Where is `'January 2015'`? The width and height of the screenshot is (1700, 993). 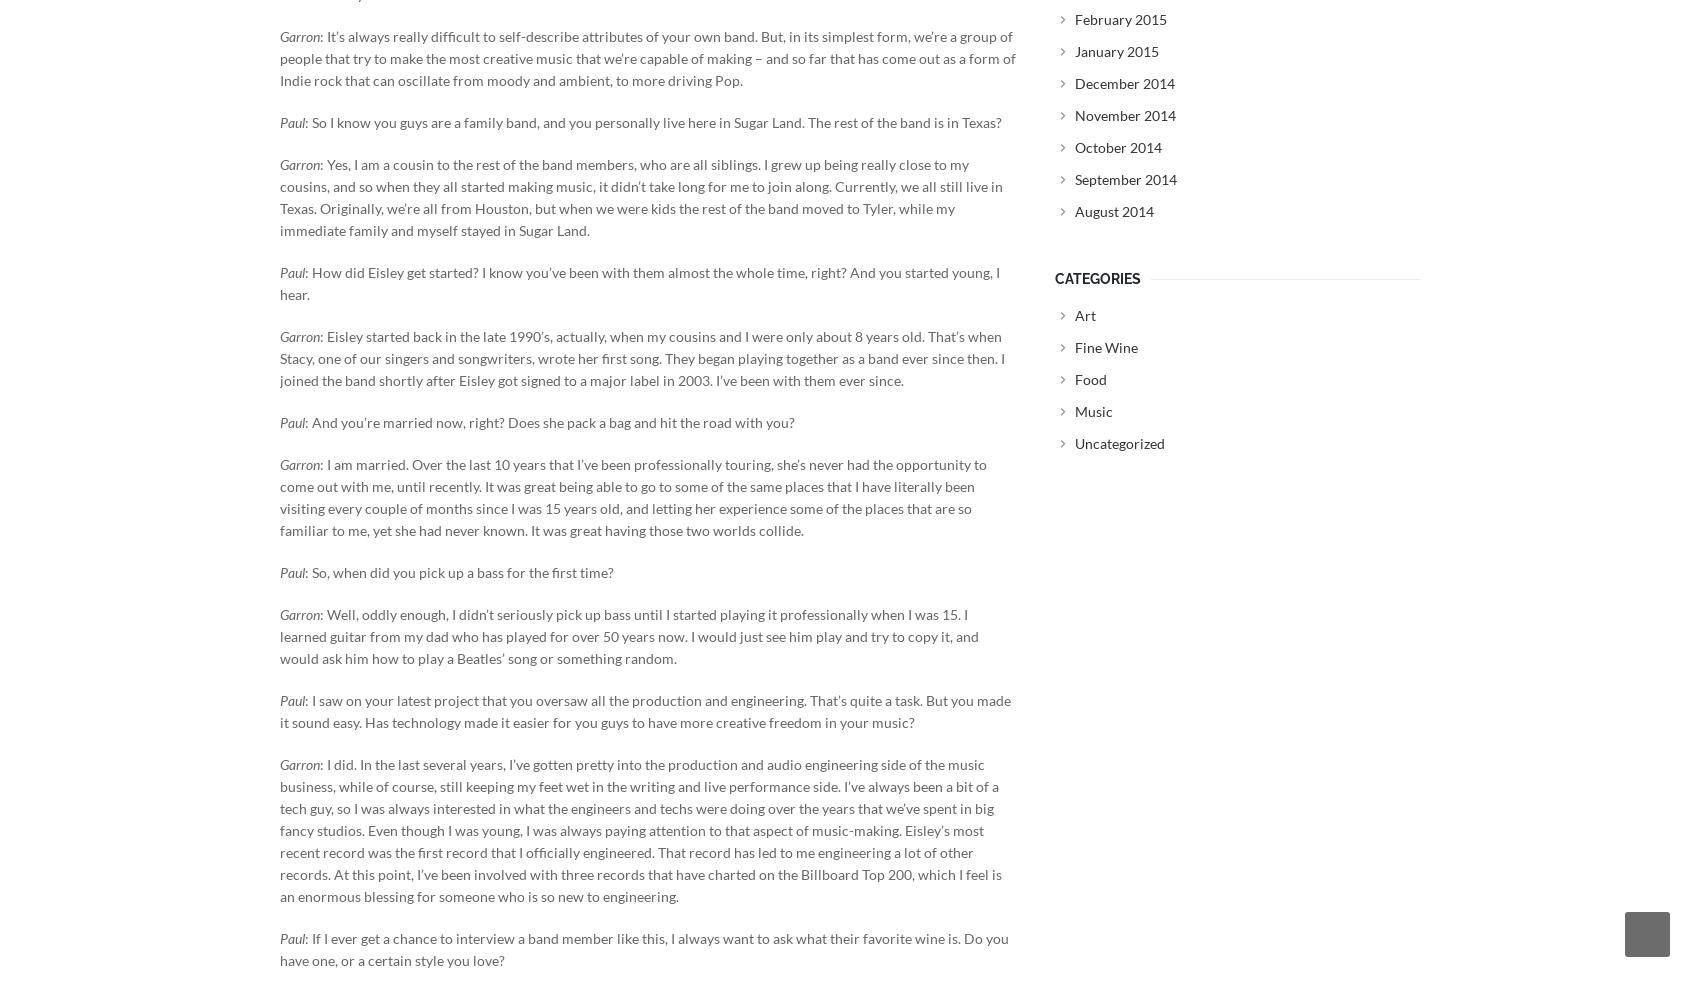
'January 2015' is located at coordinates (1117, 50).